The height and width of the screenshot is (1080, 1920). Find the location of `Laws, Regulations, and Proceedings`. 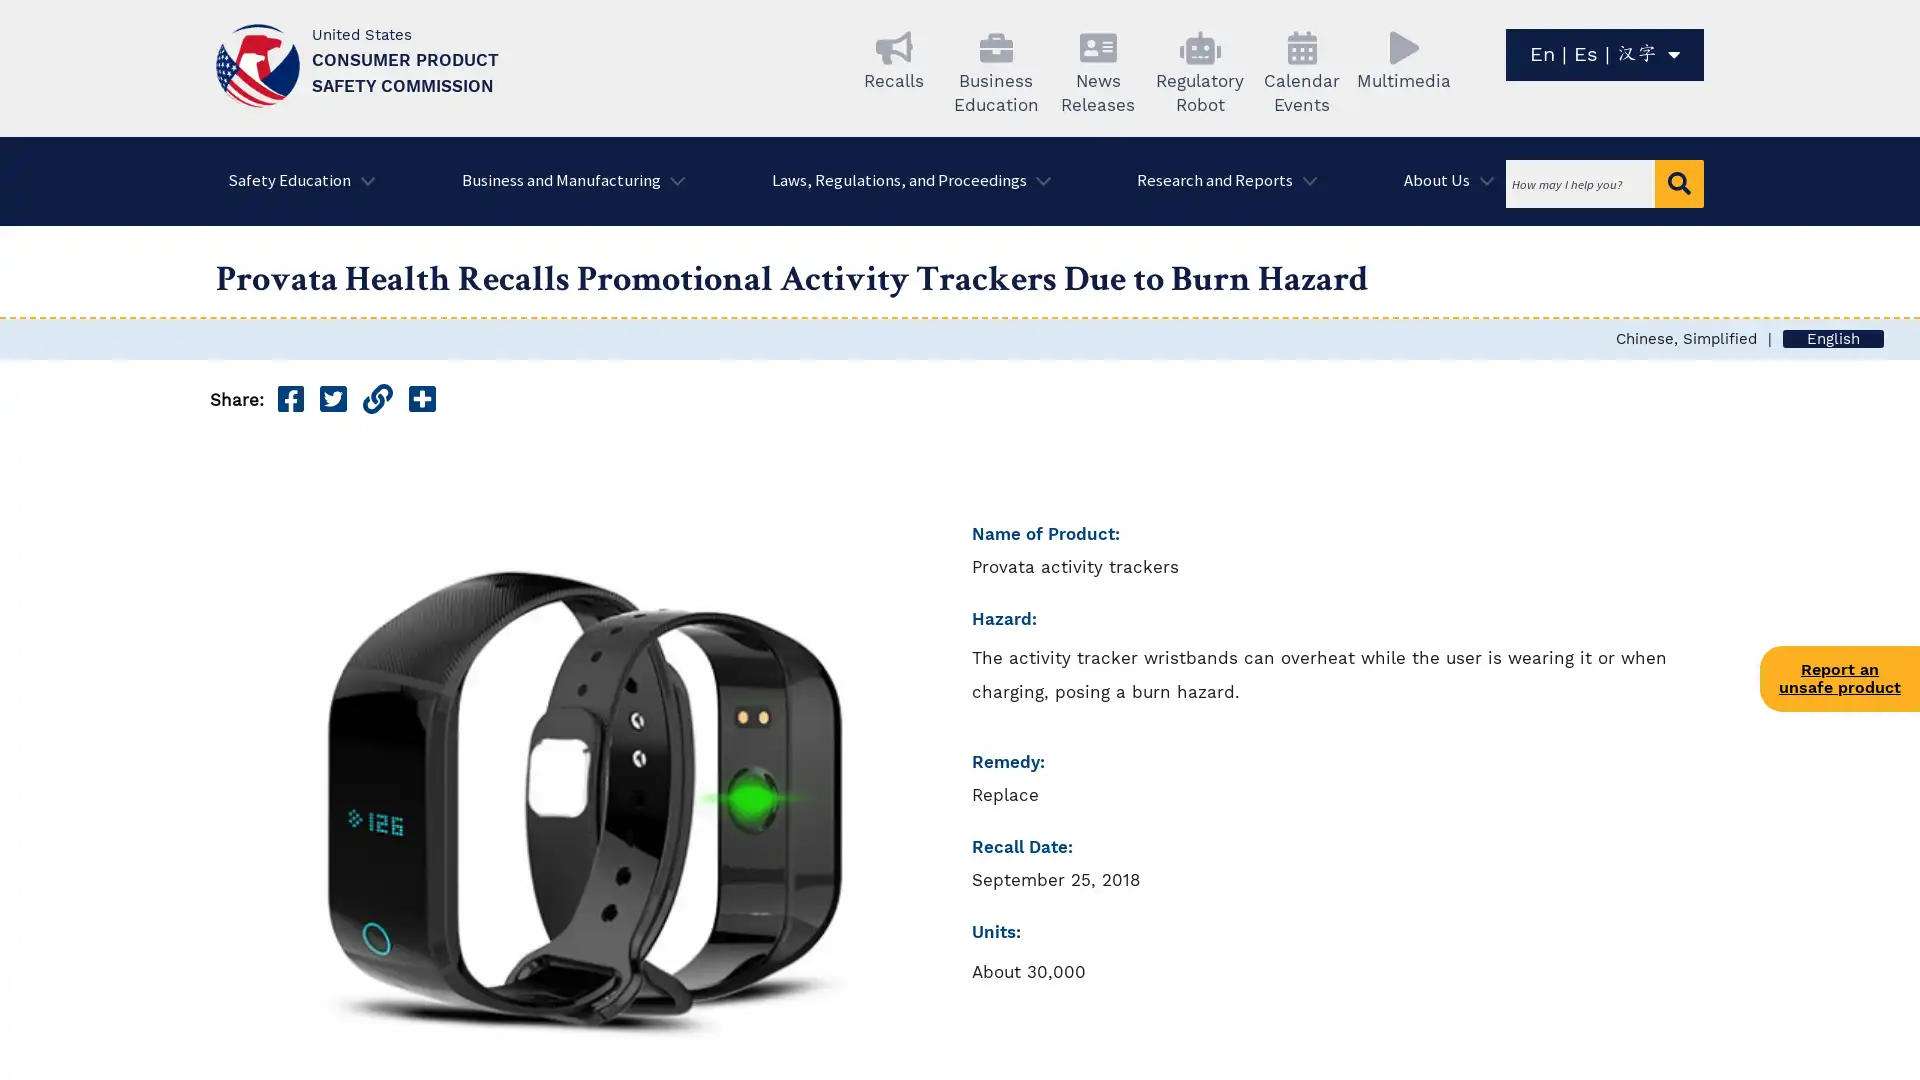

Laws, Regulations, and Proceedings is located at coordinates (903, 181).